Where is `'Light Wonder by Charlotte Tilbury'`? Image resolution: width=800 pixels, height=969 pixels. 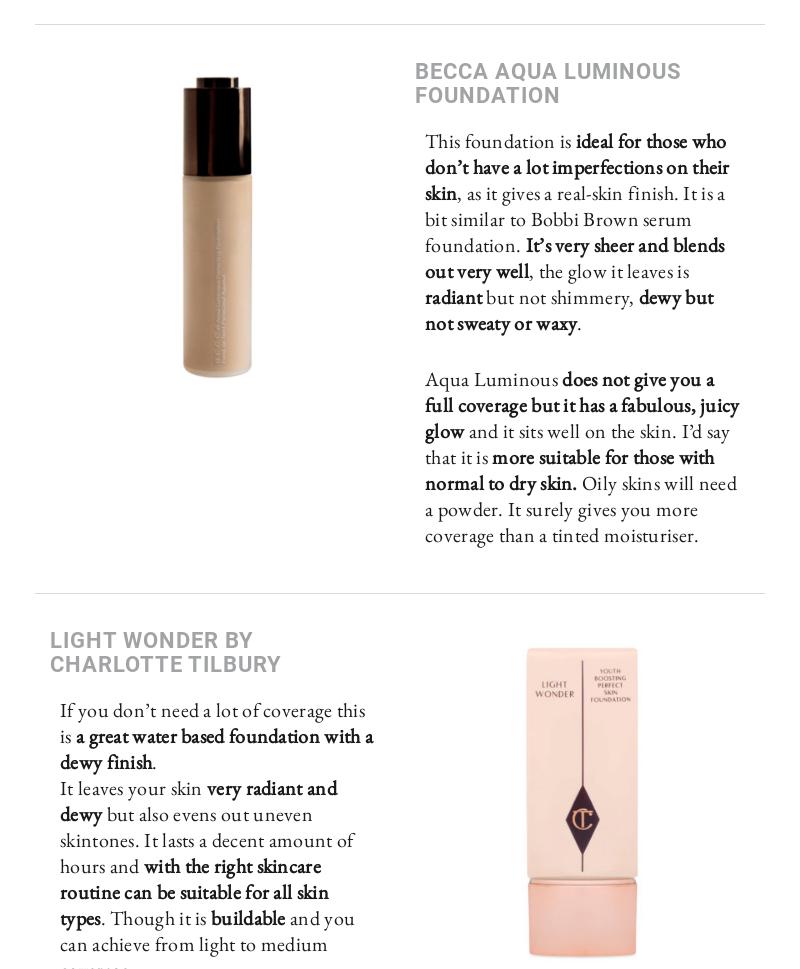
'Light Wonder by Charlotte Tilbury' is located at coordinates (49, 652).